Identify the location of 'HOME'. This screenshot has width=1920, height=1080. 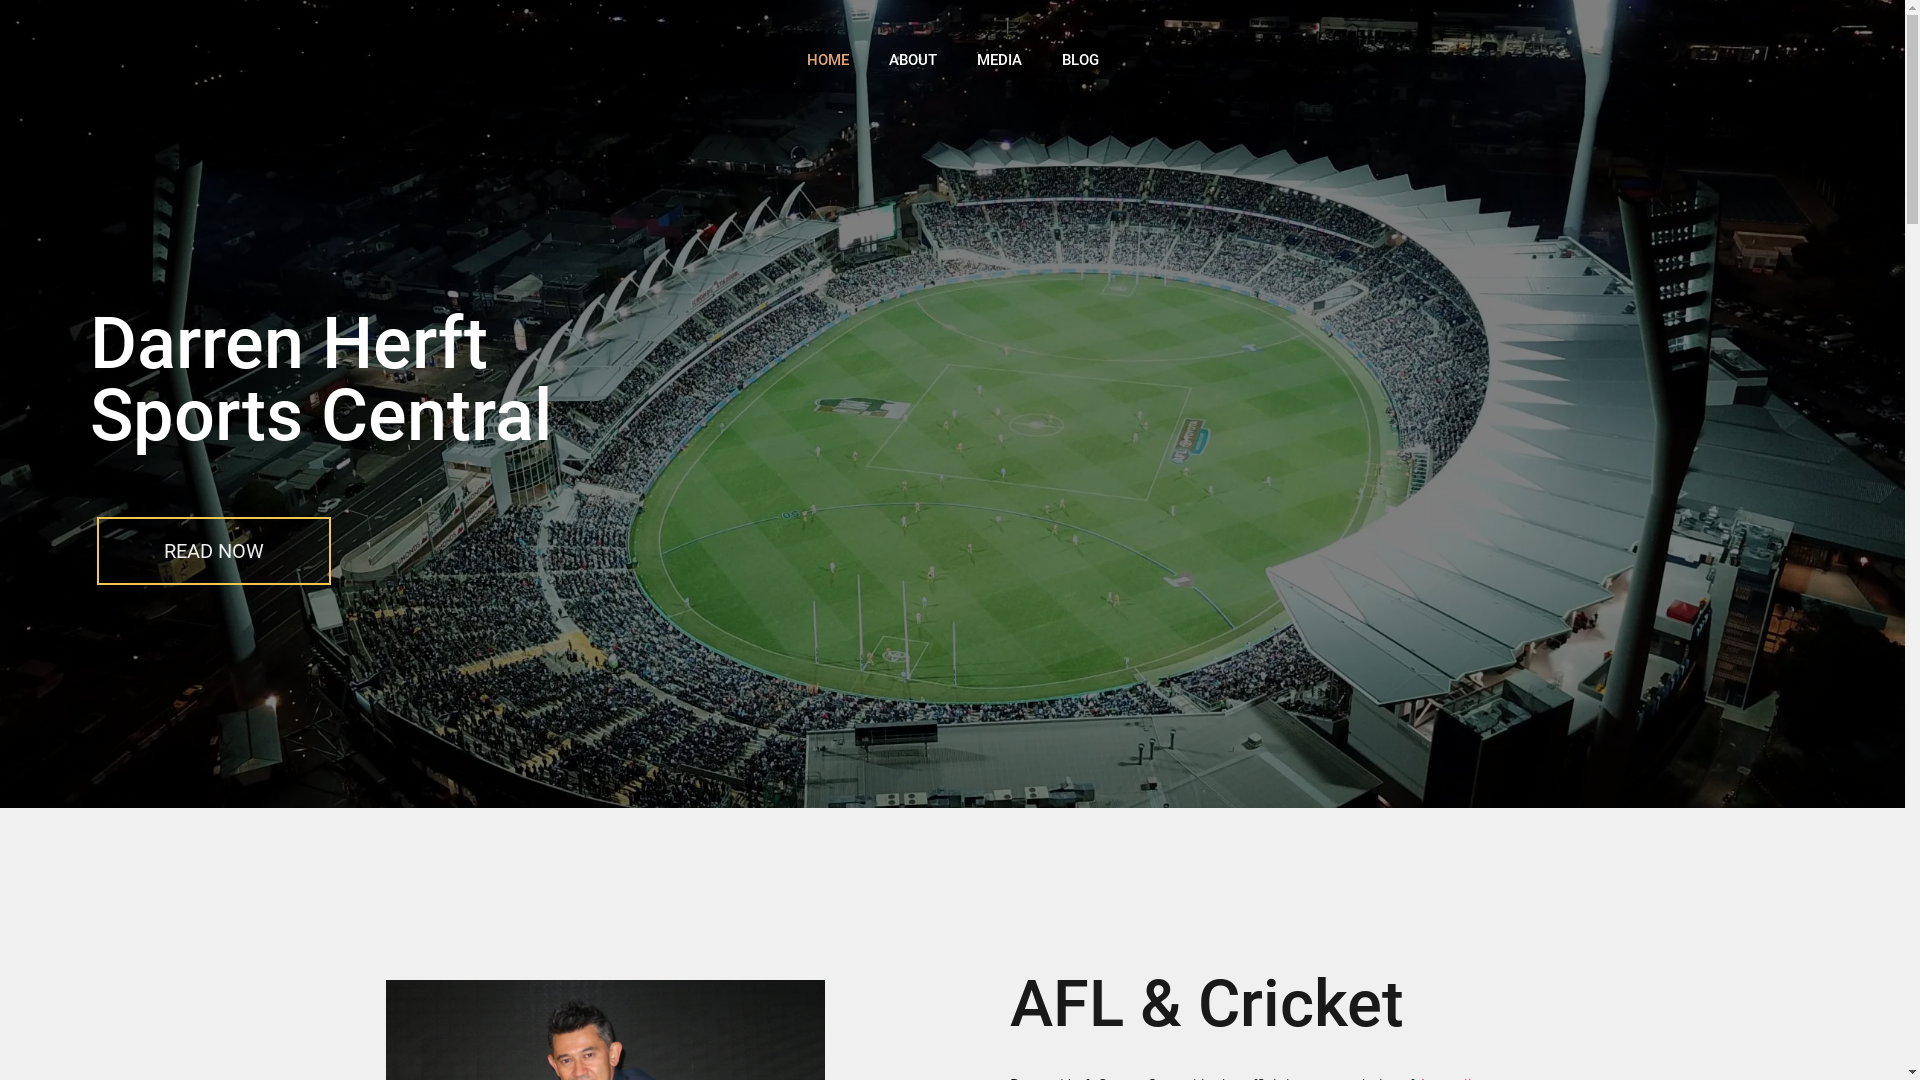
(826, 59).